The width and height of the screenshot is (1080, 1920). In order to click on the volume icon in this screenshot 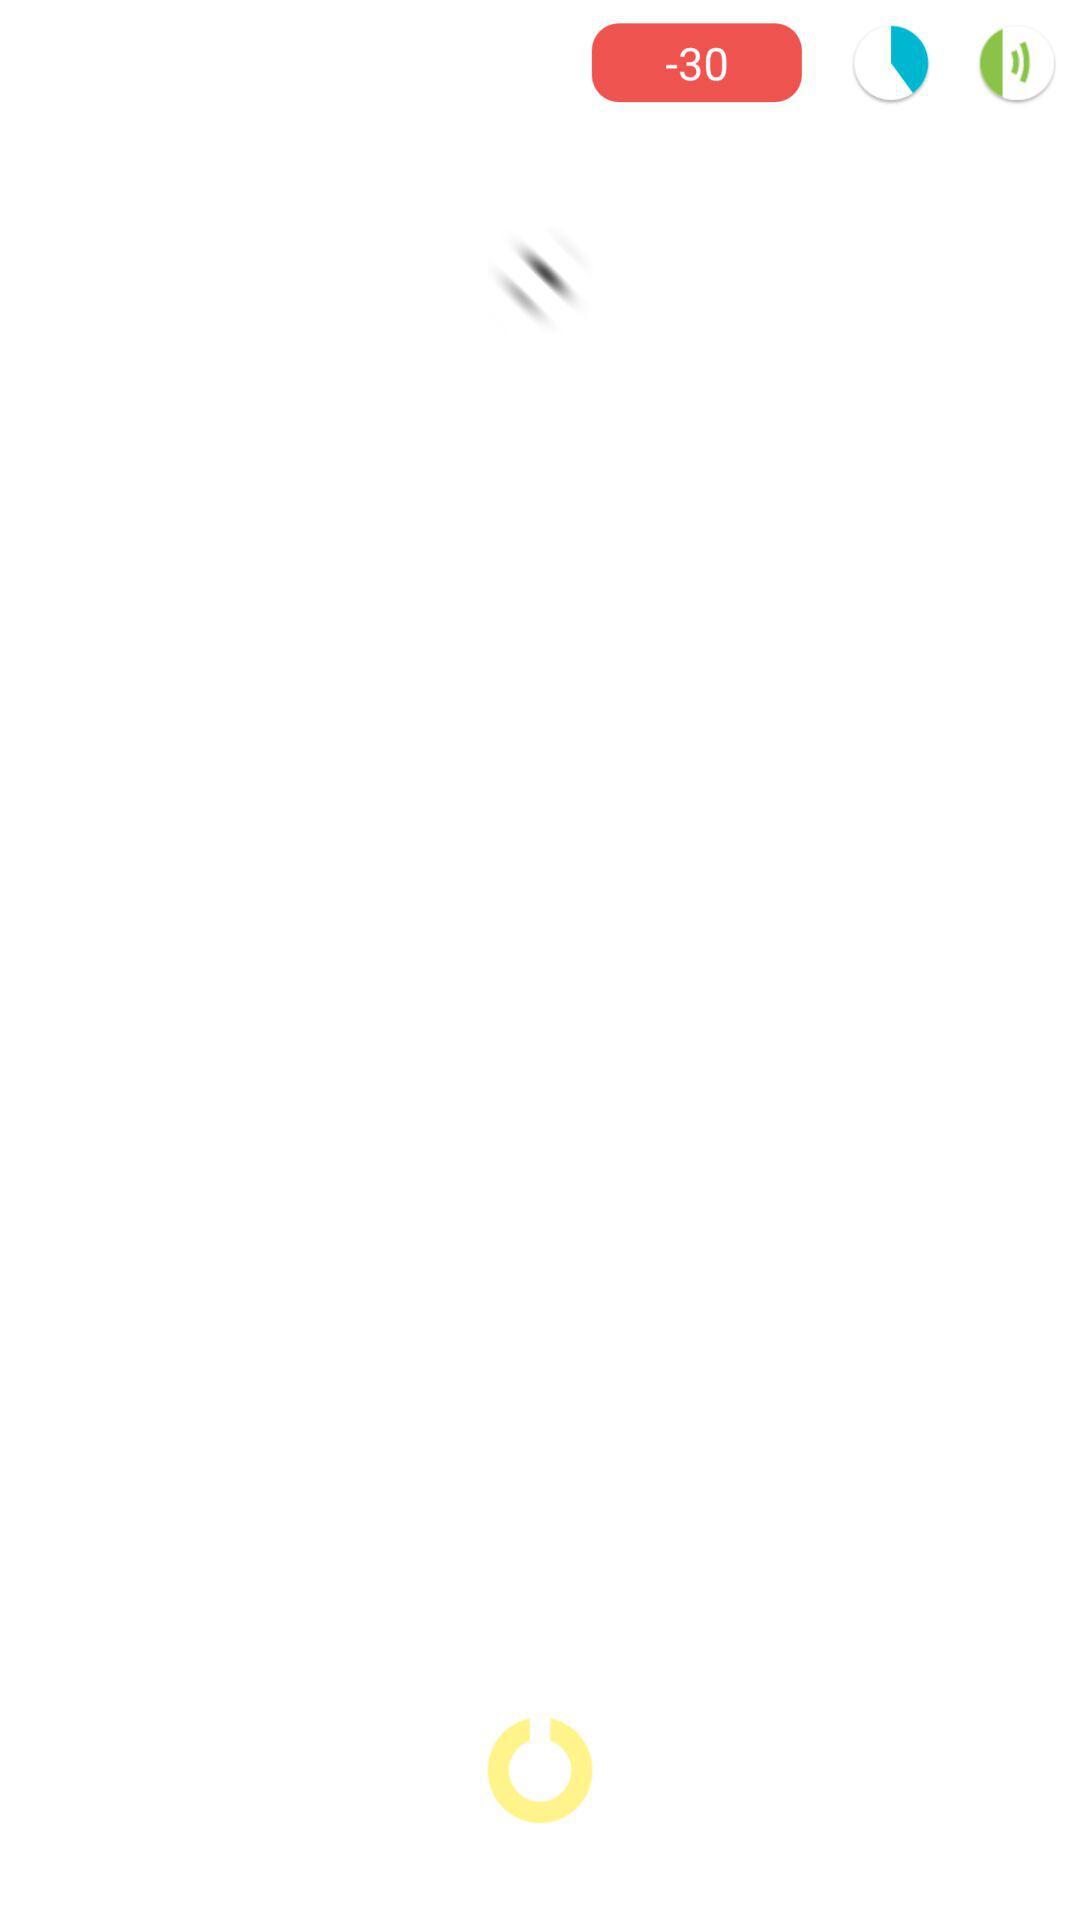, I will do `click(1017, 62)`.